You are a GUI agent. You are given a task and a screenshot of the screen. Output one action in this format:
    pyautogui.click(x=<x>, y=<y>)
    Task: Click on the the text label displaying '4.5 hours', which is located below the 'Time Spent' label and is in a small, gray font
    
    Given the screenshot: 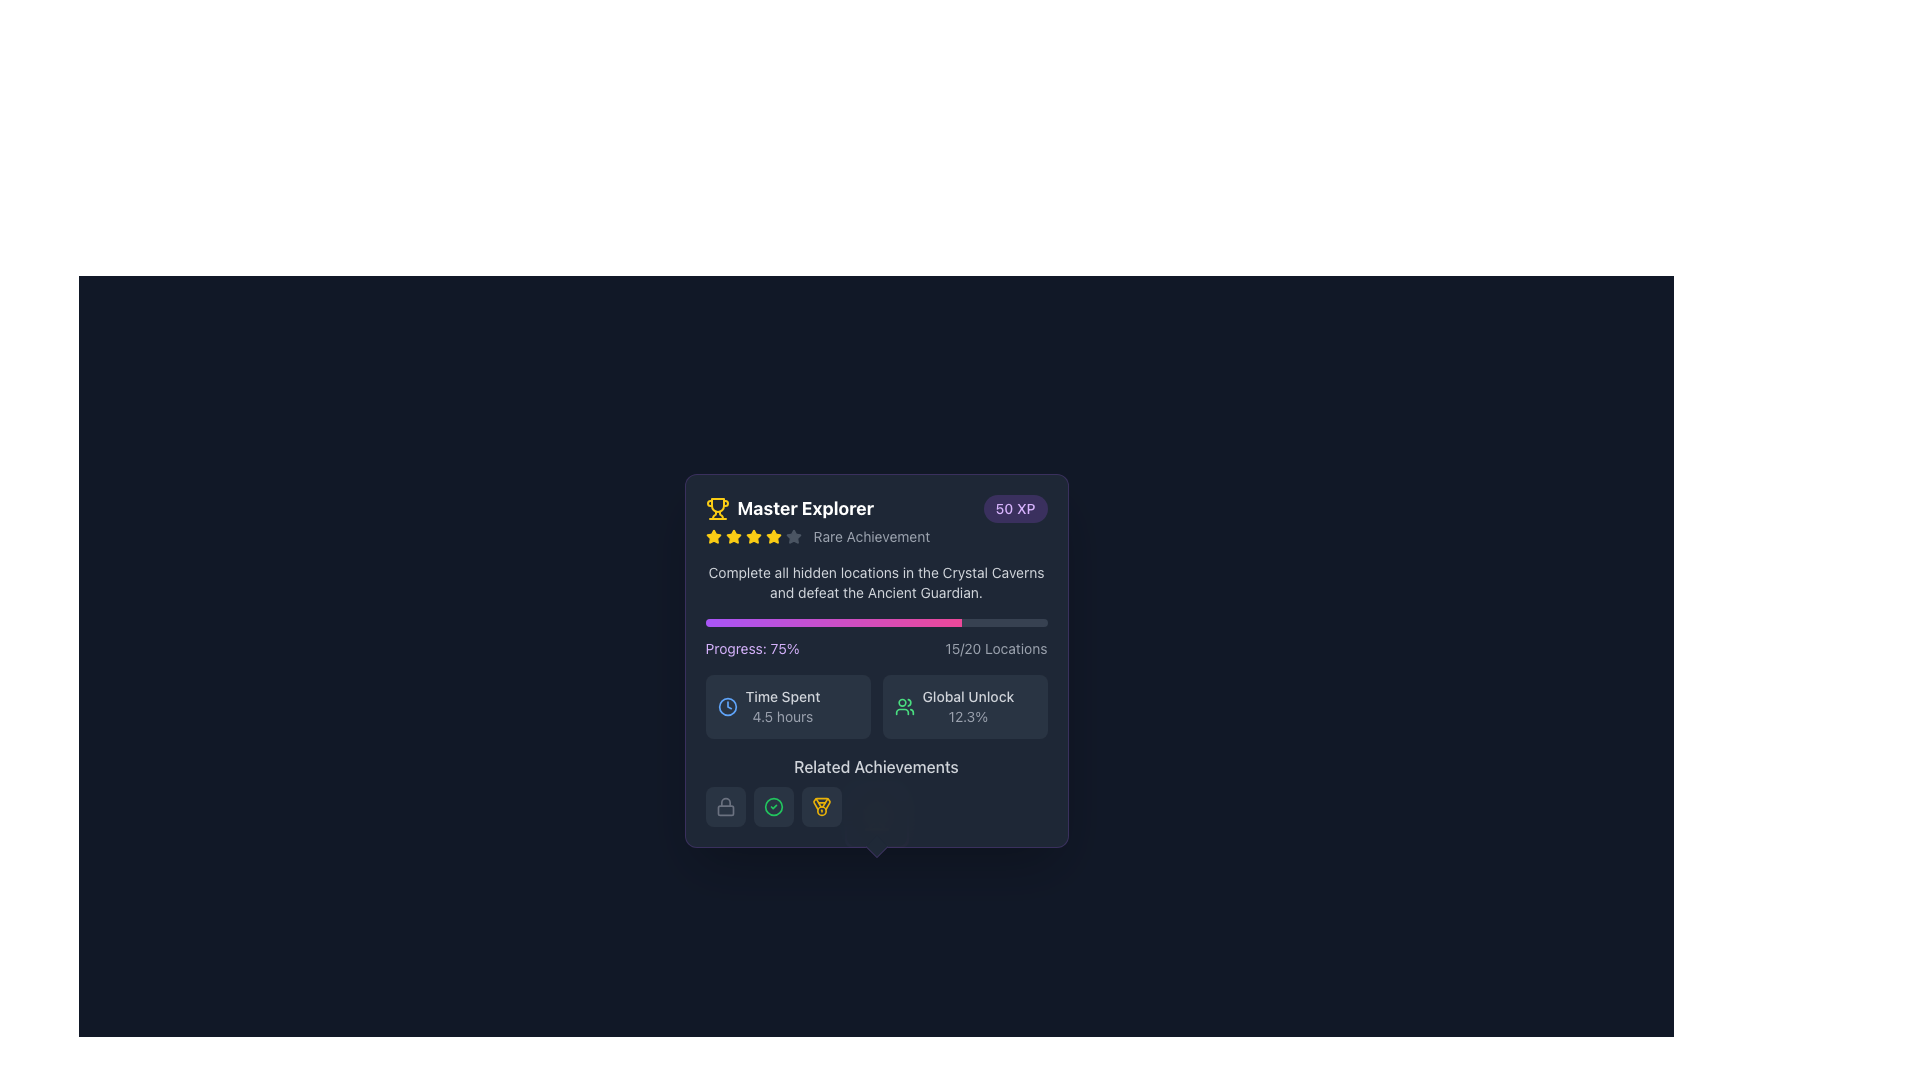 What is the action you would take?
    pyautogui.click(x=781, y=716)
    